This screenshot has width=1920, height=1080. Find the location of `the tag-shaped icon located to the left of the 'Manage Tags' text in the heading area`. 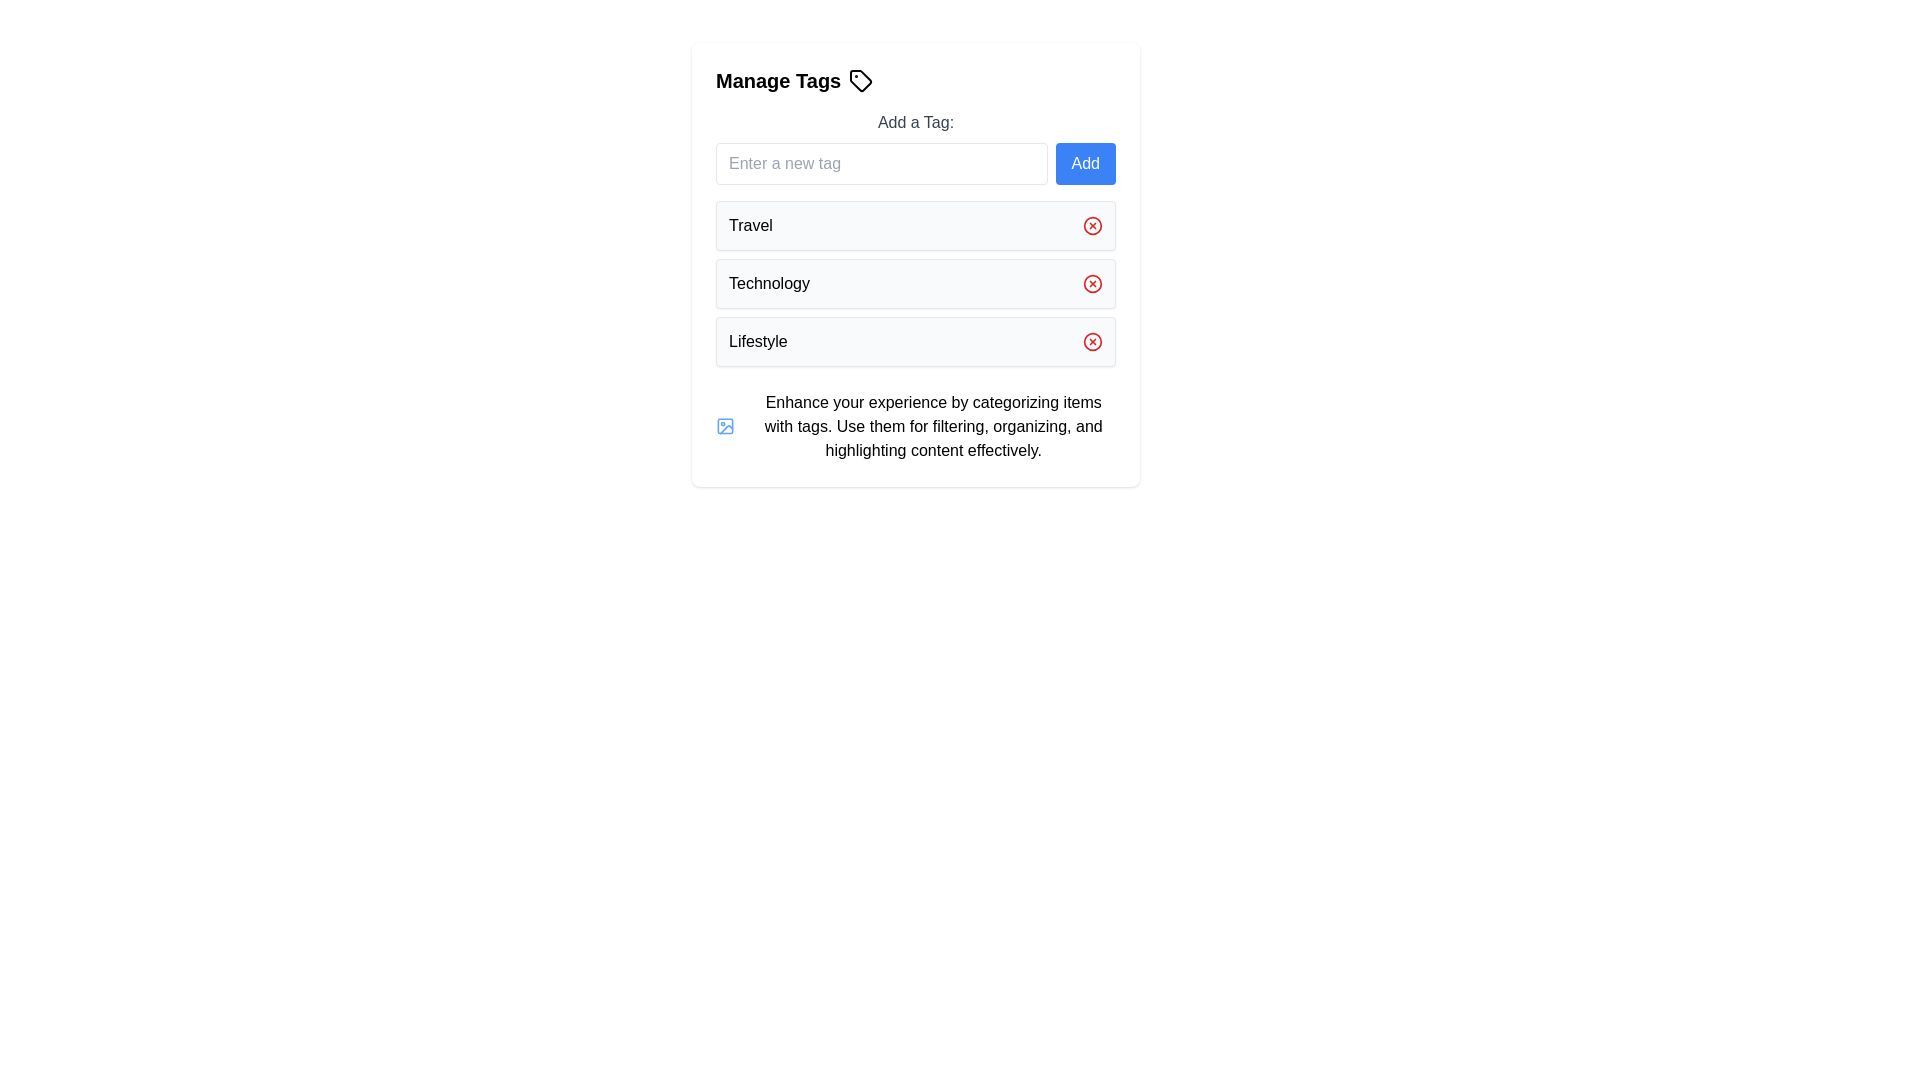

the tag-shaped icon located to the left of the 'Manage Tags' text in the heading area is located at coordinates (861, 80).